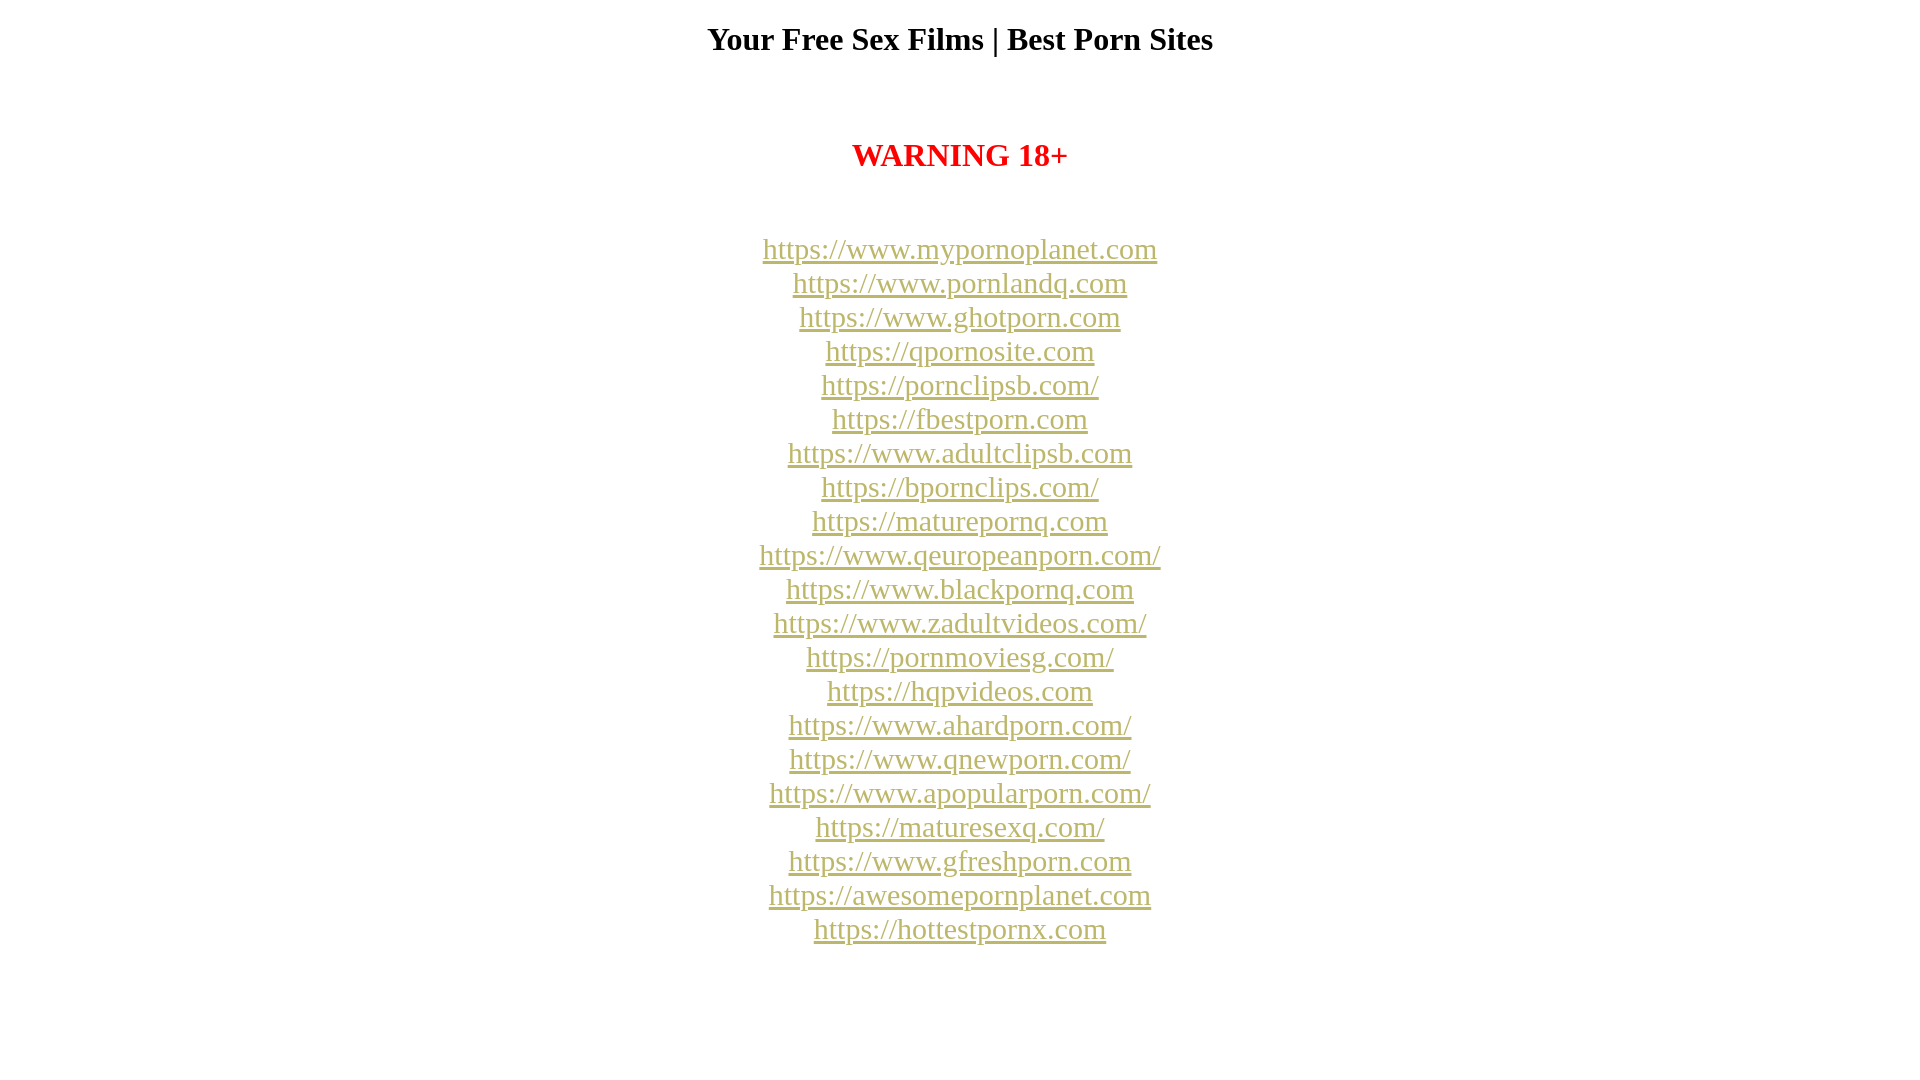 This screenshot has height=1080, width=1920. What do you see at coordinates (960, 519) in the screenshot?
I see `'https://maturepornq.com'` at bounding box center [960, 519].